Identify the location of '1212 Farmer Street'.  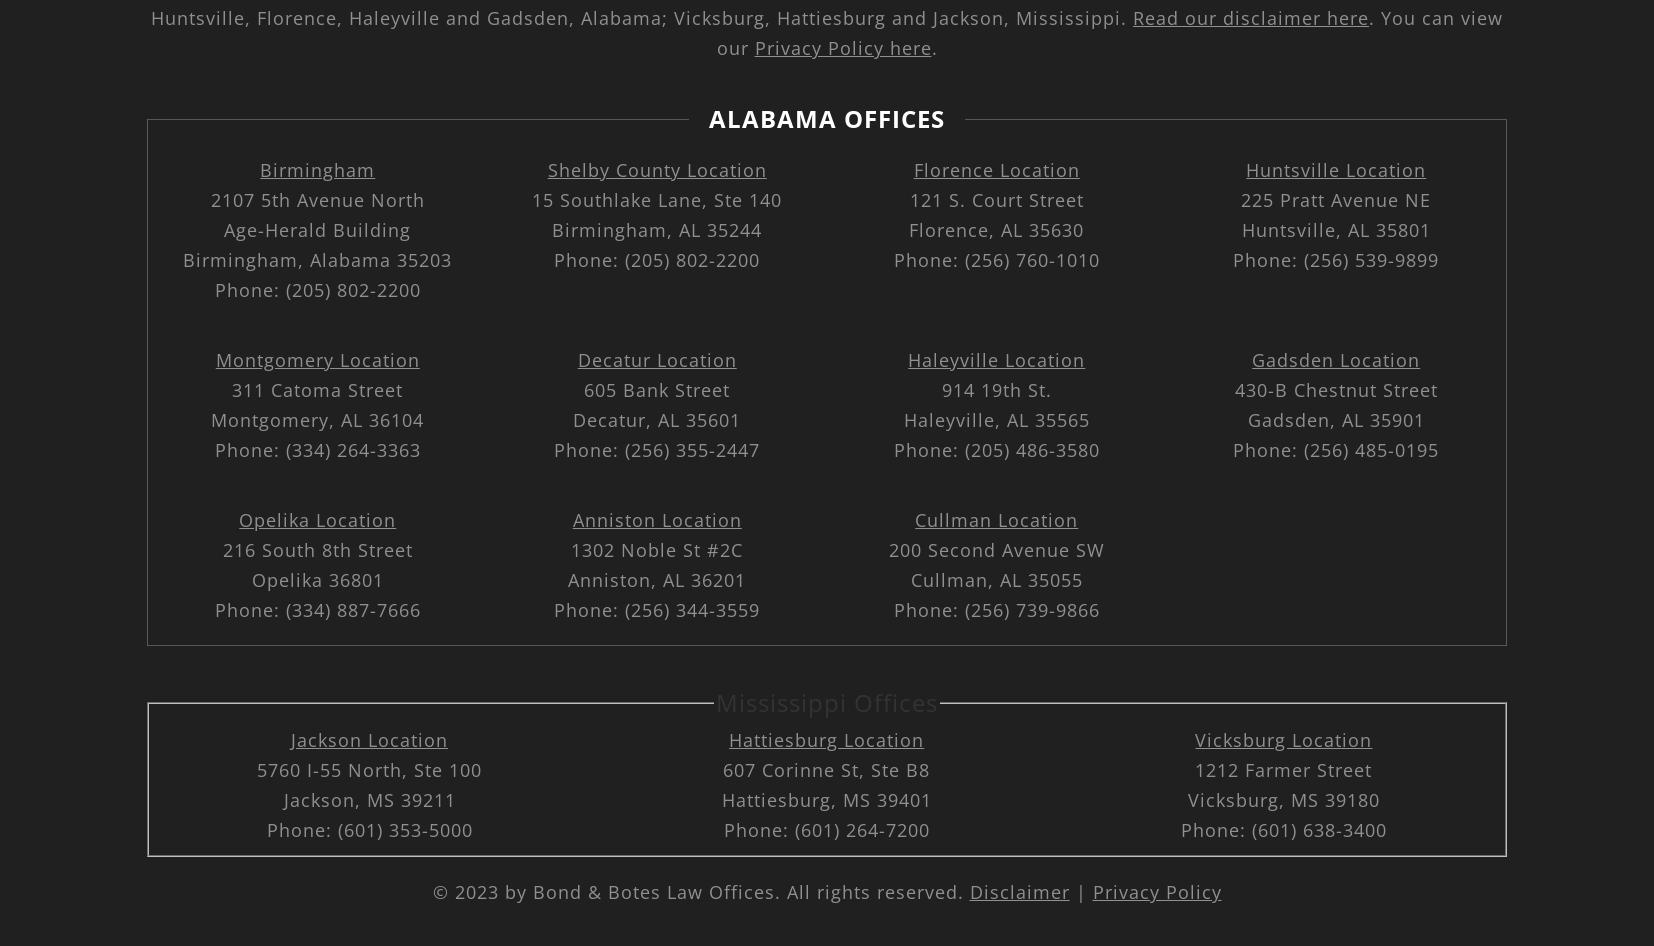
(1194, 769).